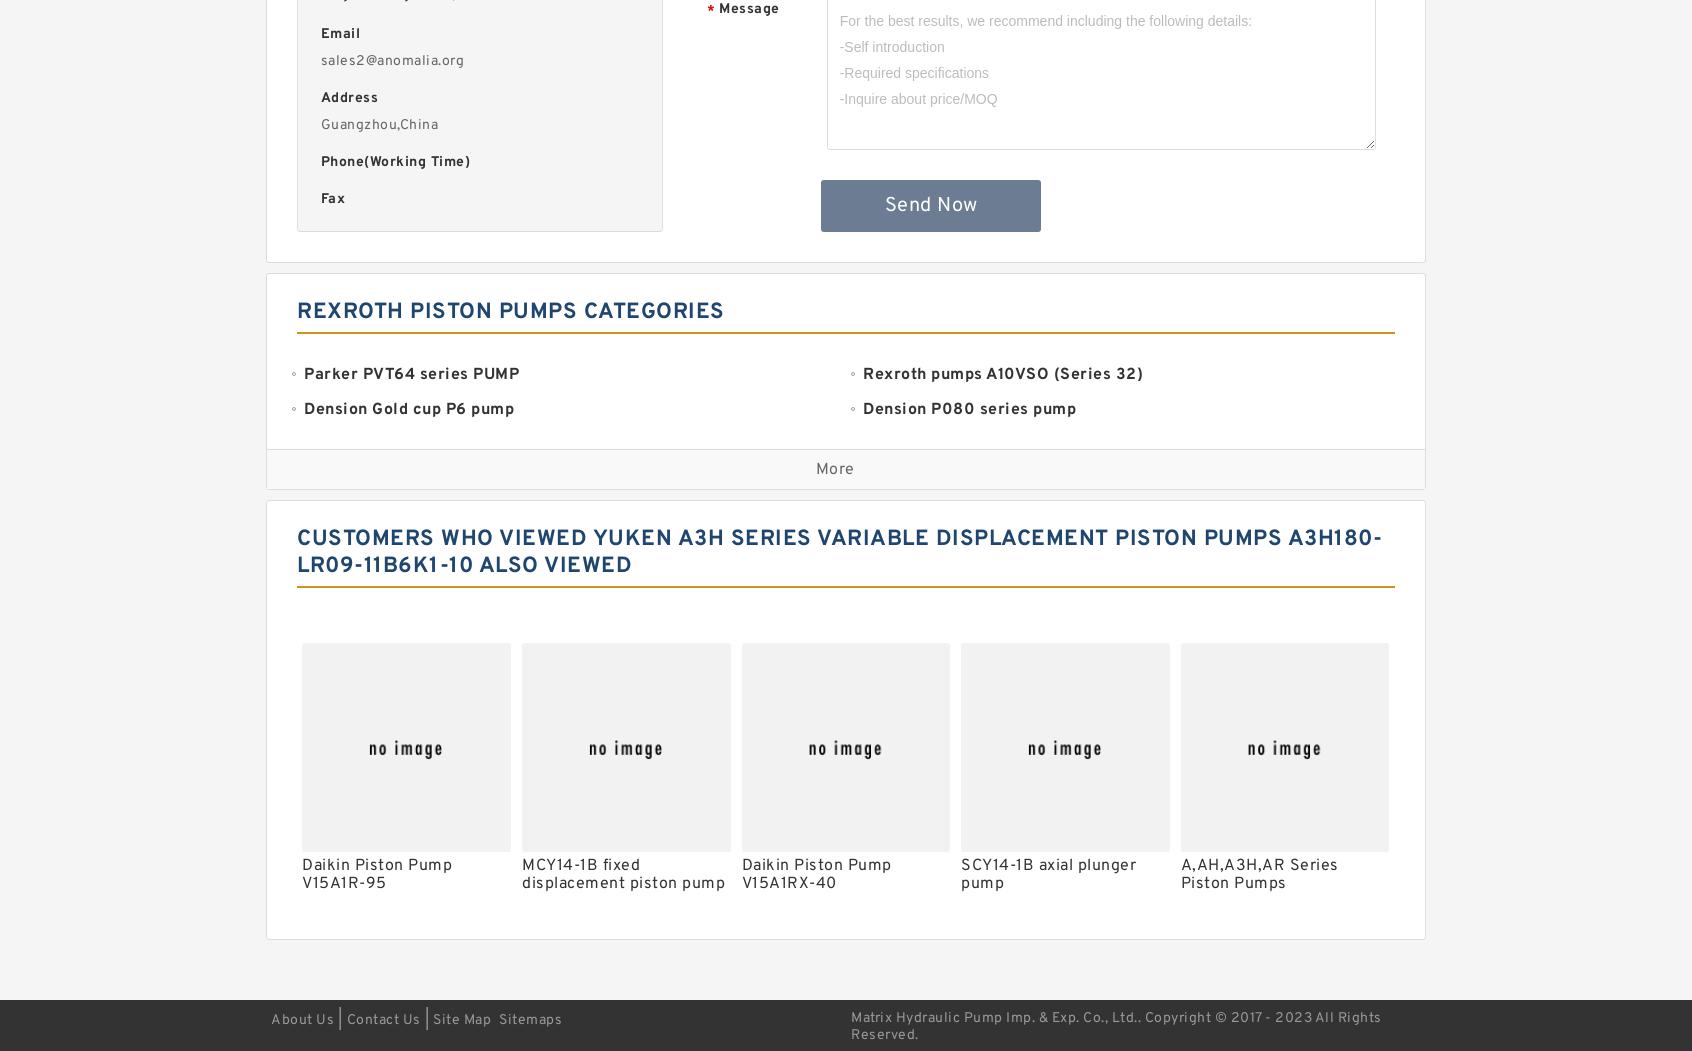 This screenshot has height=1051, width=1692. What do you see at coordinates (1002, 373) in the screenshot?
I see `'Rexroth pumps A10VSO (Series 32)'` at bounding box center [1002, 373].